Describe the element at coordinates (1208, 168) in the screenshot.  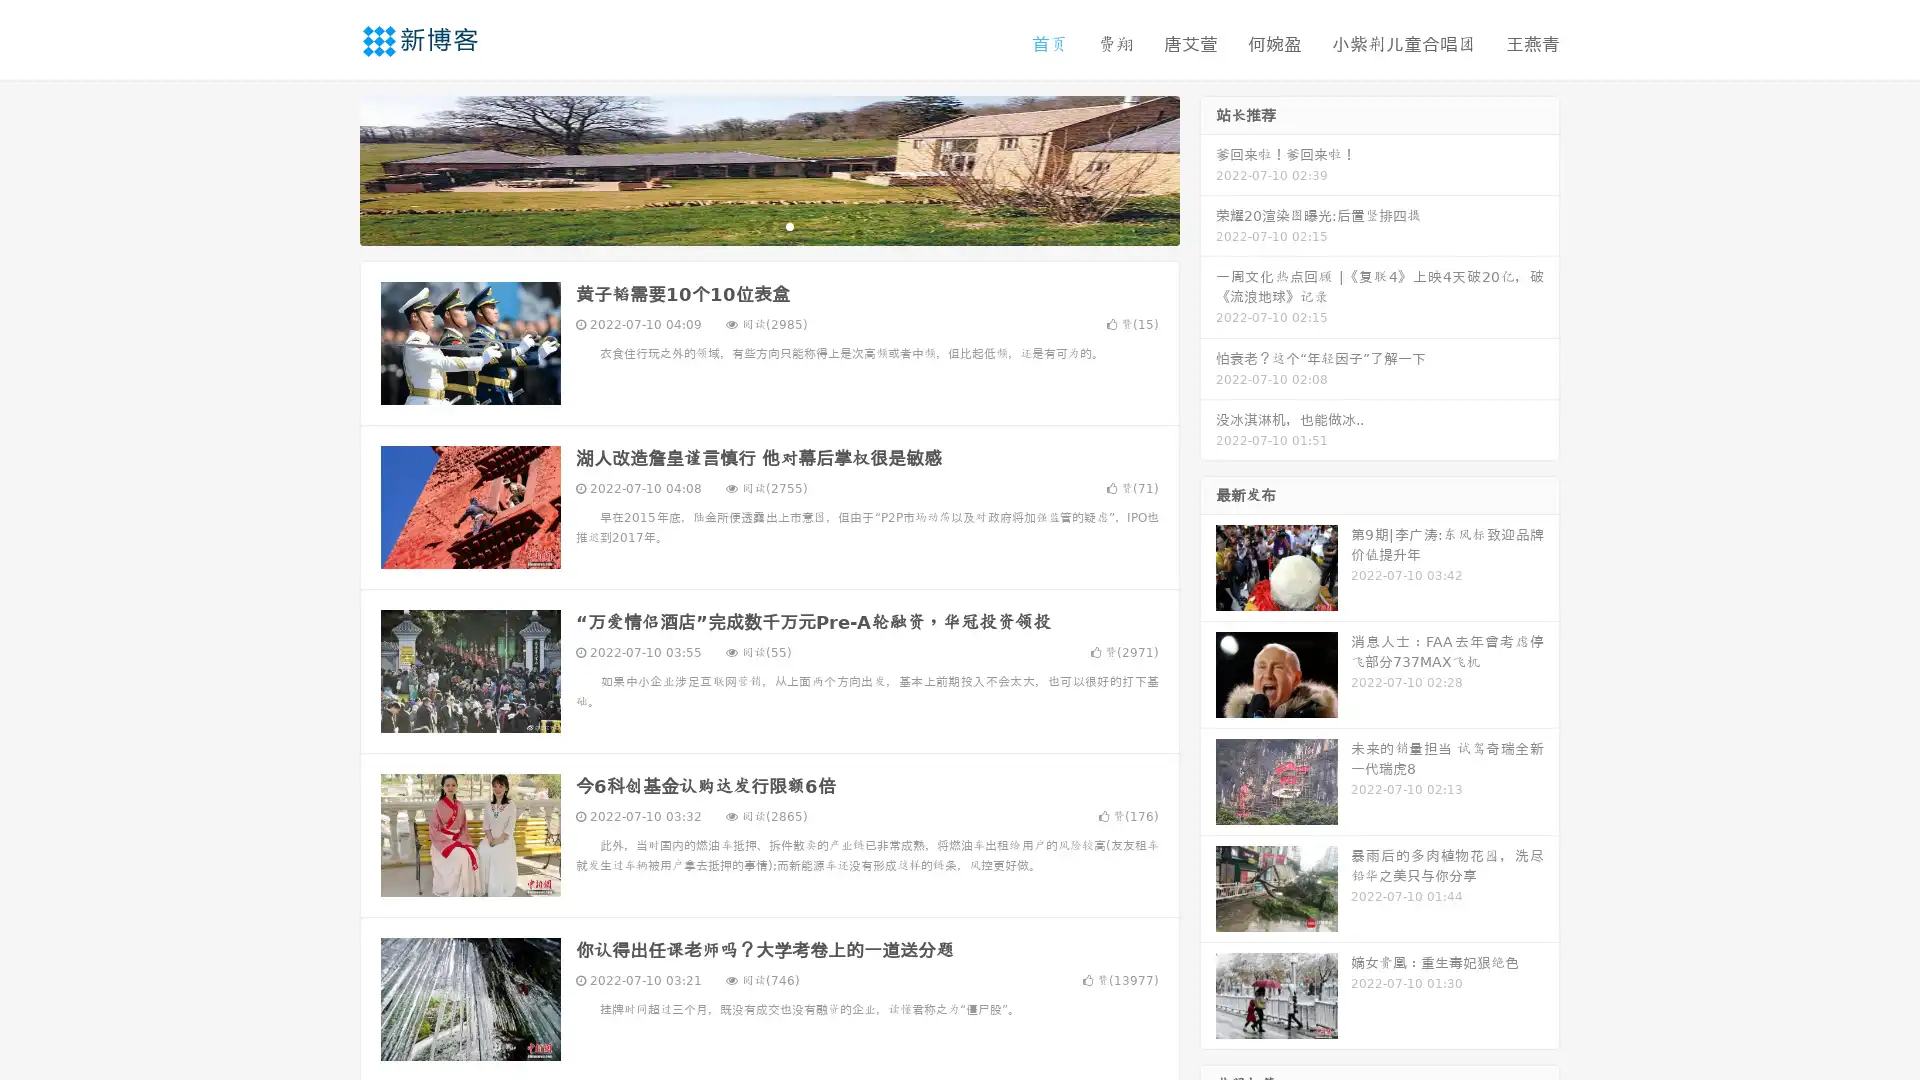
I see `Next slide` at that location.